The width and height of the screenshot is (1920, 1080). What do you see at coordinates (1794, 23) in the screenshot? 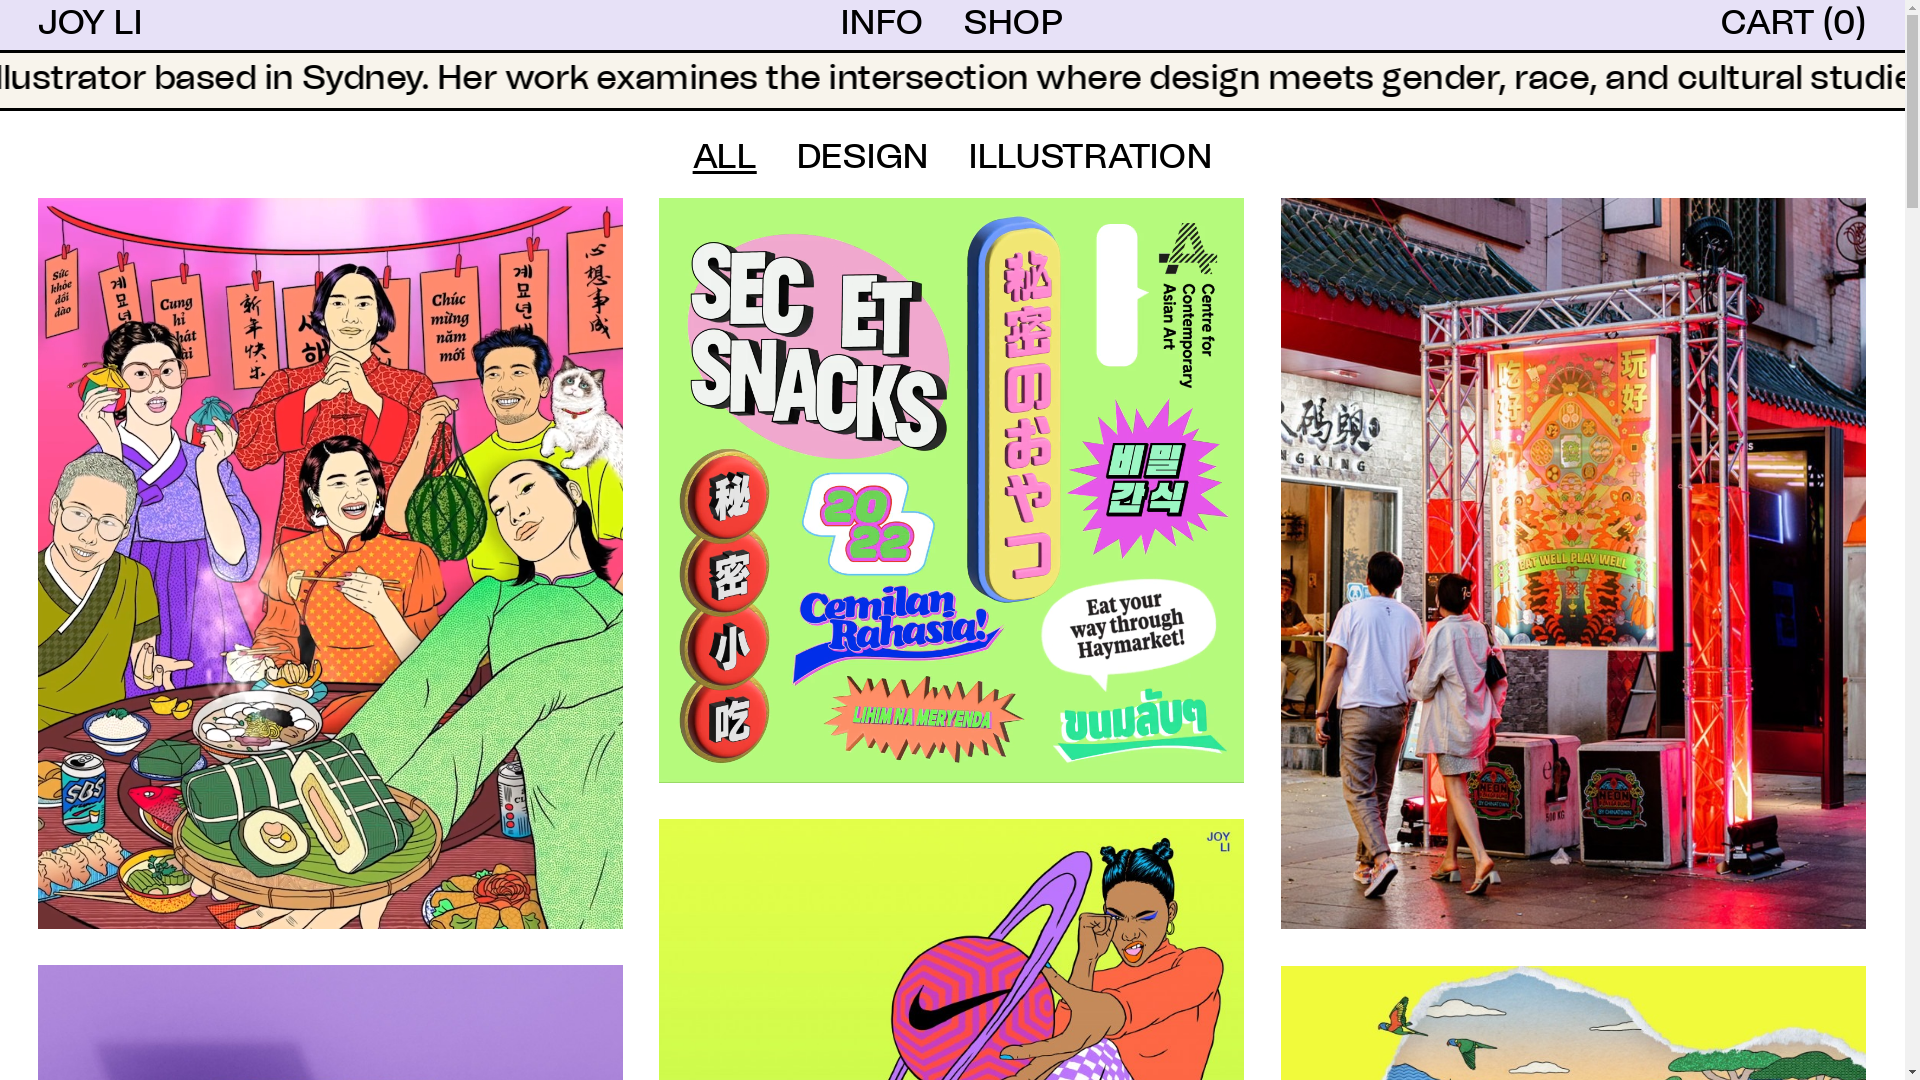
I see `'CART (0)'` at bounding box center [1794, 23].